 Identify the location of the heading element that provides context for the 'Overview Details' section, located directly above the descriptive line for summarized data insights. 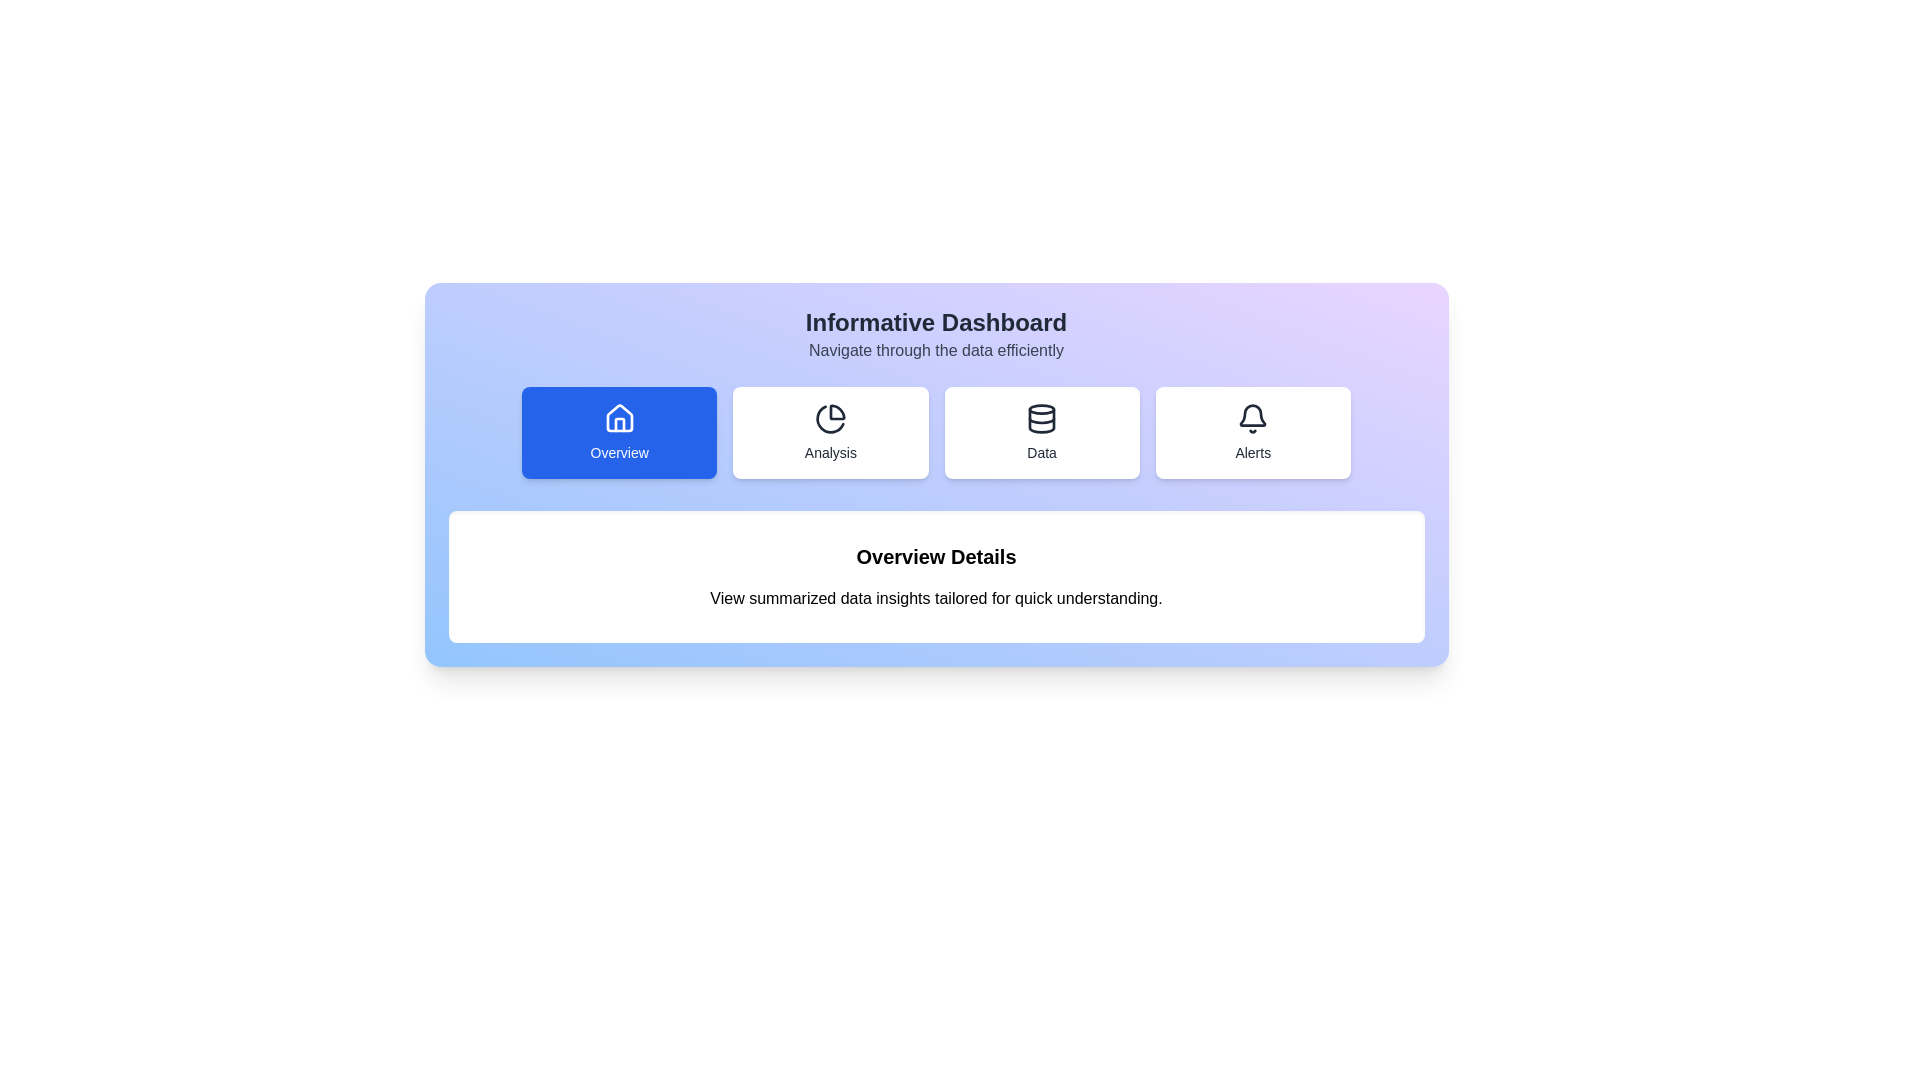
(935, 556).